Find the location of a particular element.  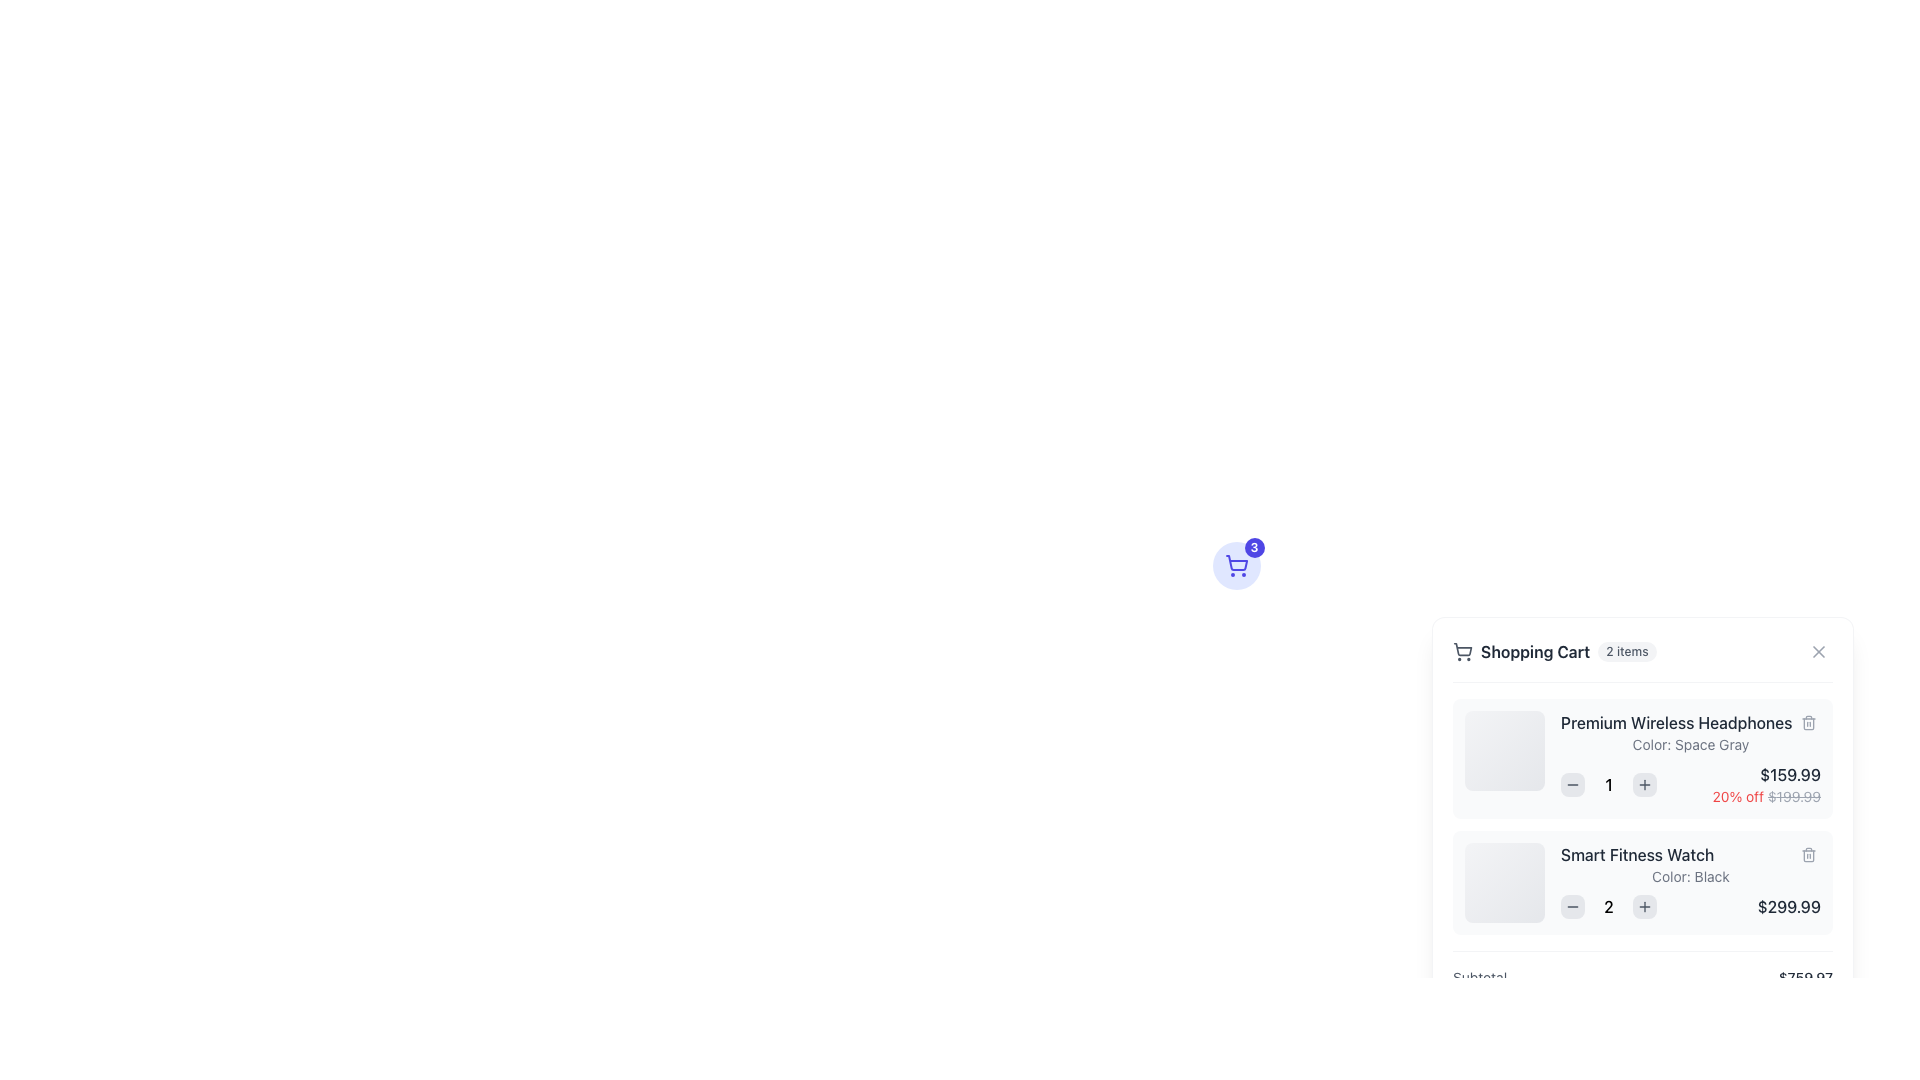

the image placeholder for 'Premium Wireless Headphones' in the shopping cart interface, which serves as a visual representation of the product is located at coordinates (1505, 751).